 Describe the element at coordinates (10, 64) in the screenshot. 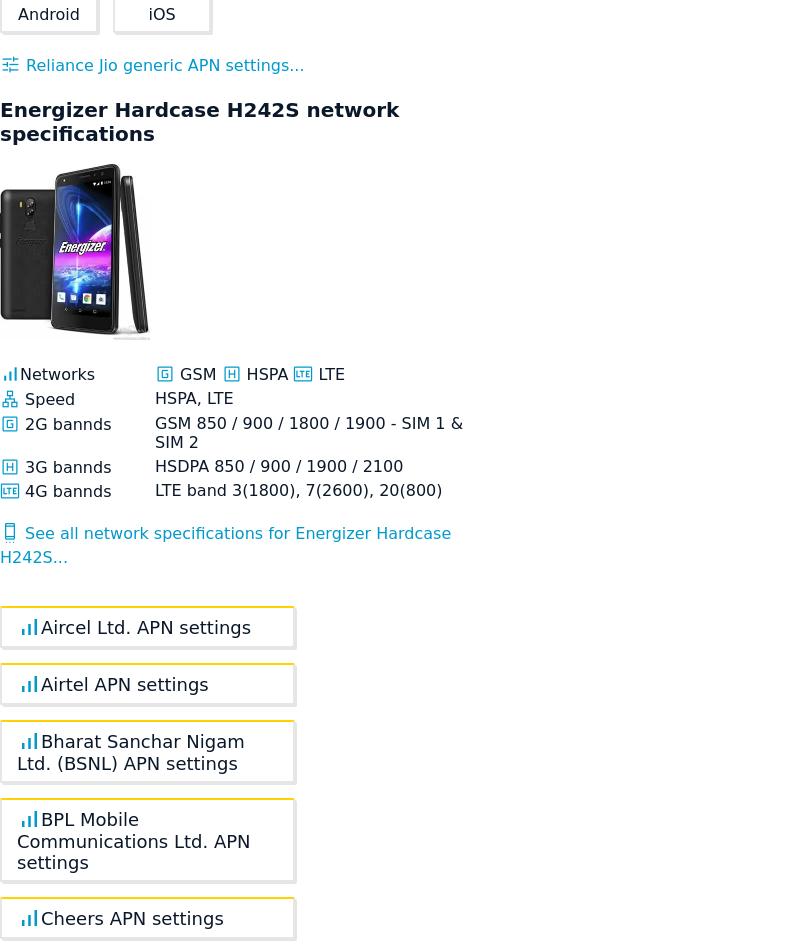

I see `'tune'` at that location.